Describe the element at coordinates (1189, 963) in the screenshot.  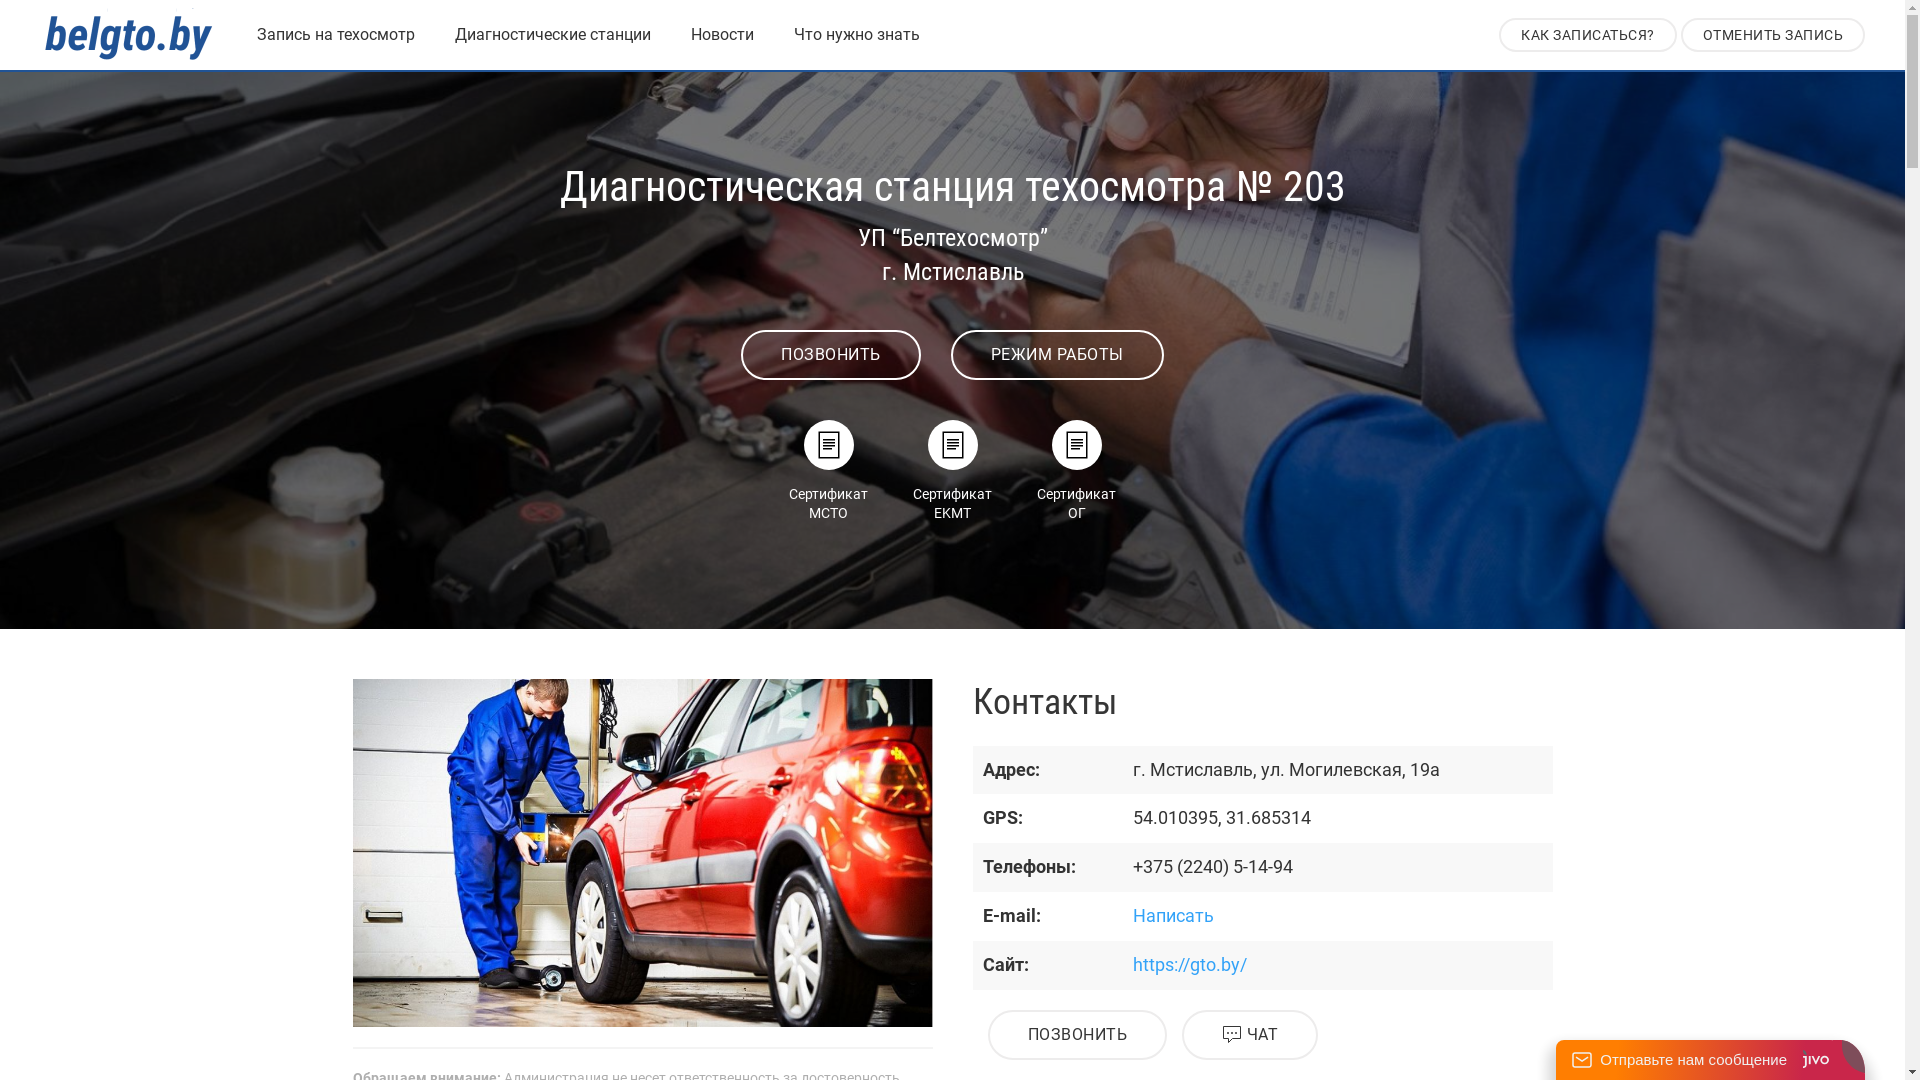
I see `'https://gto.by/'` at that location.